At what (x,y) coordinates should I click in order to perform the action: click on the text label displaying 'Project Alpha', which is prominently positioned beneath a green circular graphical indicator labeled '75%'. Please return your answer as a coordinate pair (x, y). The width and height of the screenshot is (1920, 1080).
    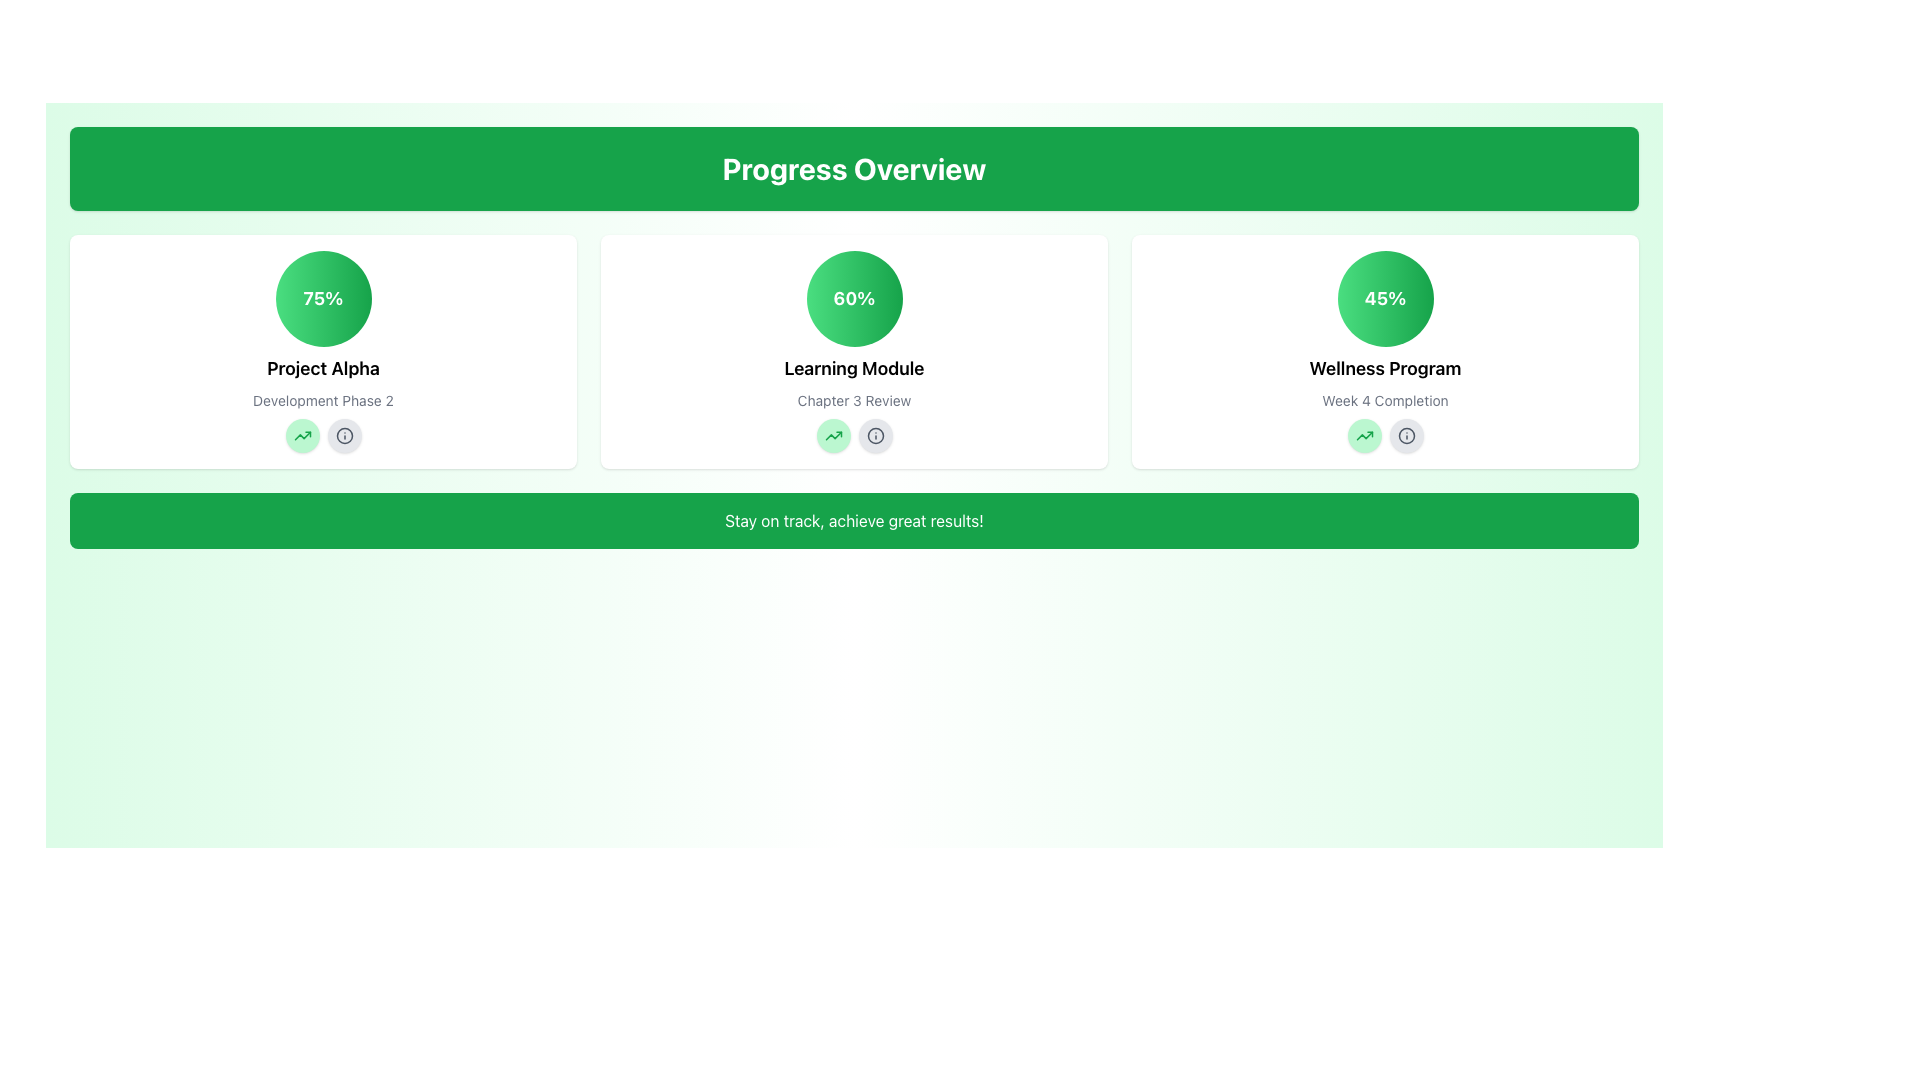
    Looking at the image, I should click on (323, 369).